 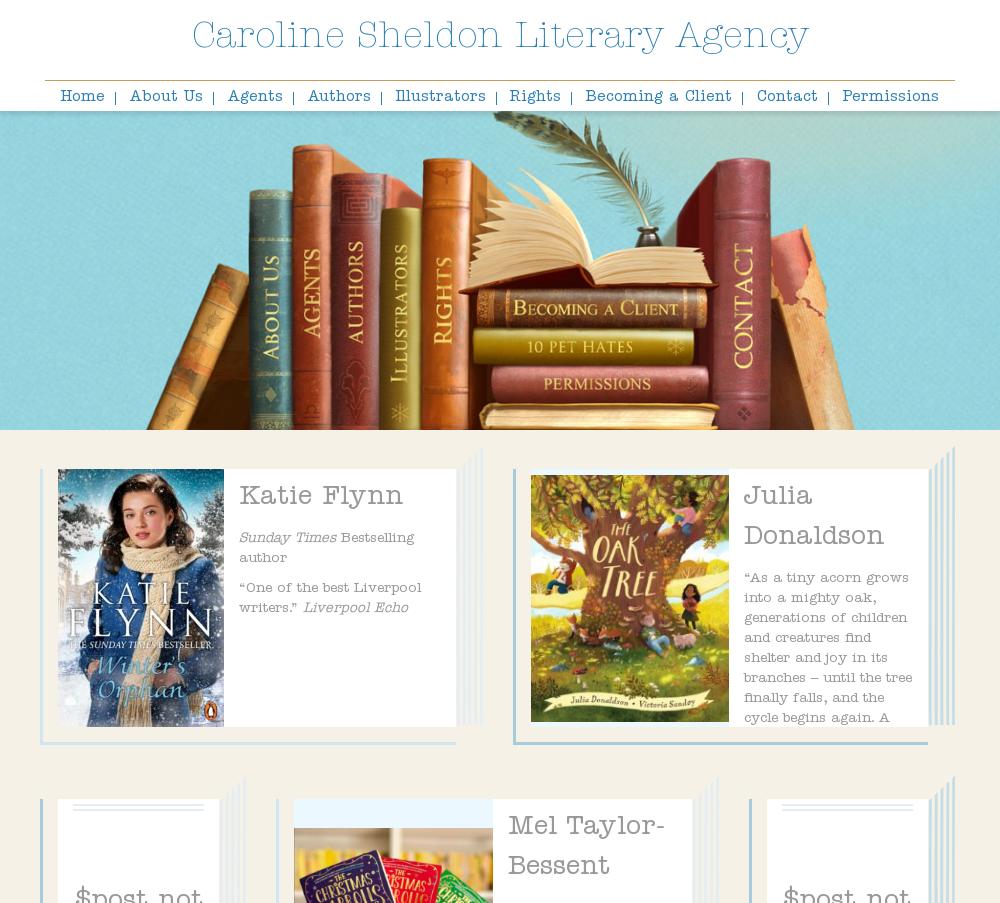 What do you see at coordinates (439, 98) in the screenshot?
I see `'Illustrators'` at bounding box center [439, 98].